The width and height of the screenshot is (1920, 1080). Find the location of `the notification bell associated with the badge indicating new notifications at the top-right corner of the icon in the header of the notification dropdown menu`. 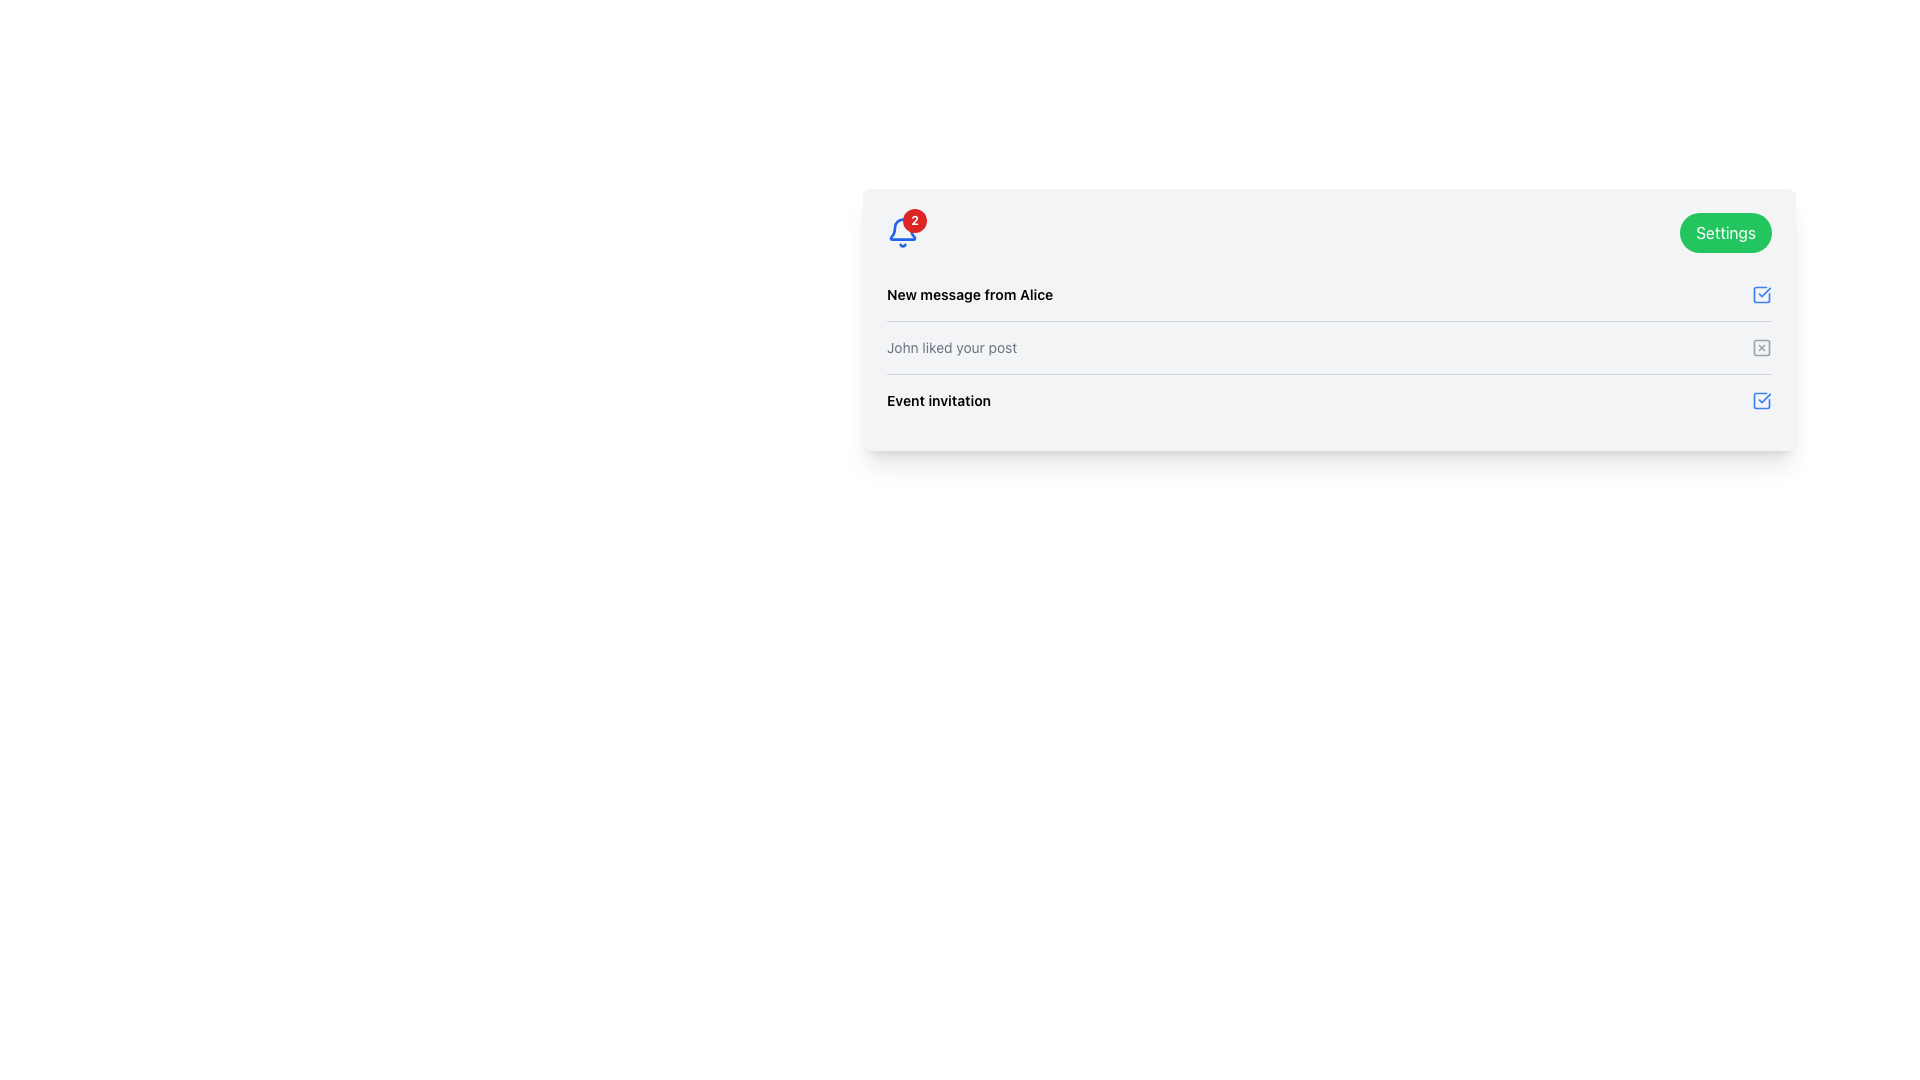

the notification bell associated with the badge indicating new notifications at the top-right corner of the icon in the header of the notification dropdown menu is located at coordinates (914, 220).